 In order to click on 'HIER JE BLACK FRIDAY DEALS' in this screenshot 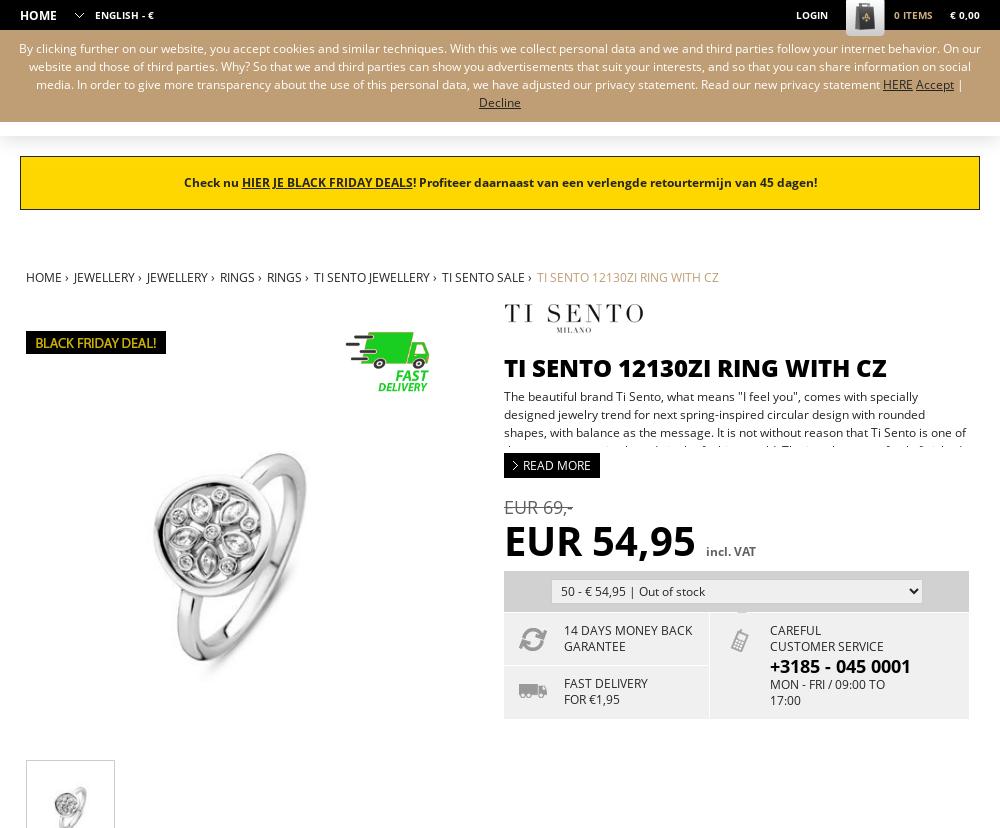, I will do `click(240, 181)`.